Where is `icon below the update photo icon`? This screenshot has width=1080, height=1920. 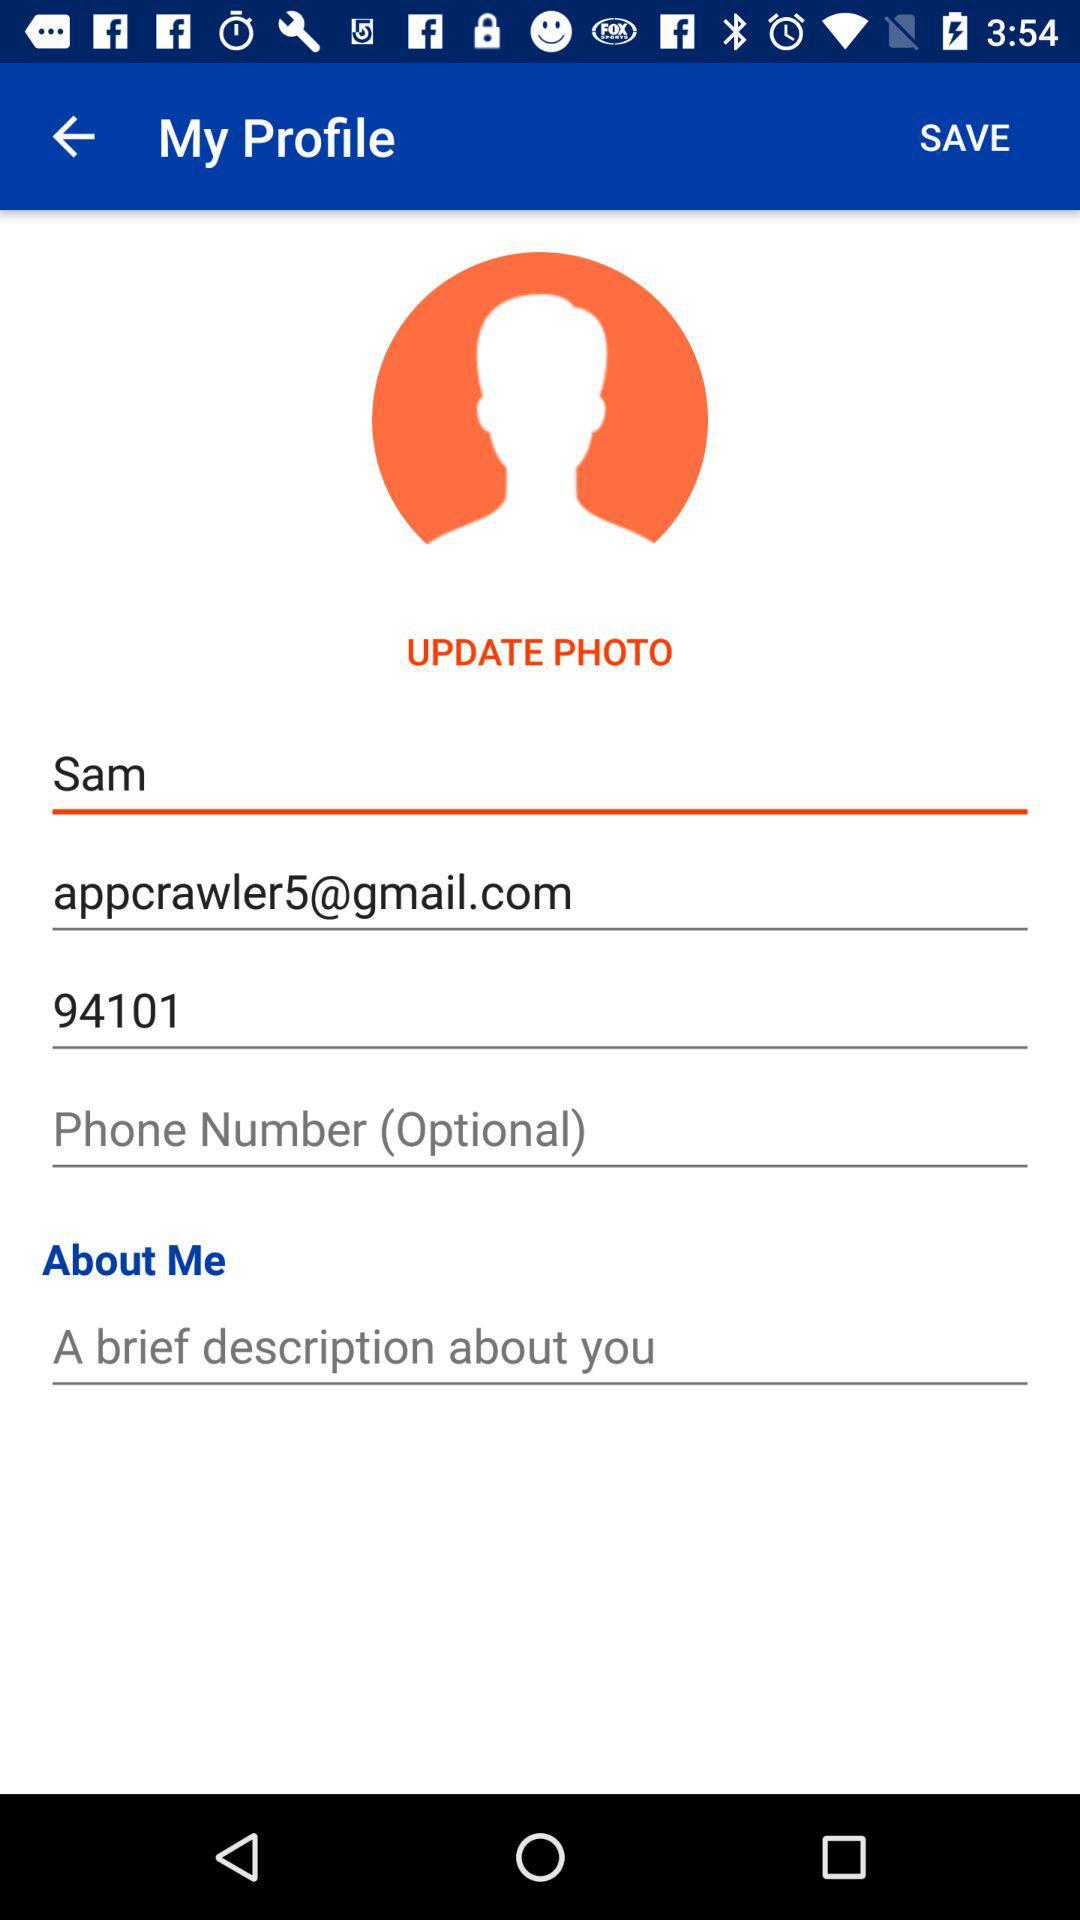 icon below the update photo icon is located at coordinates (540, 772).